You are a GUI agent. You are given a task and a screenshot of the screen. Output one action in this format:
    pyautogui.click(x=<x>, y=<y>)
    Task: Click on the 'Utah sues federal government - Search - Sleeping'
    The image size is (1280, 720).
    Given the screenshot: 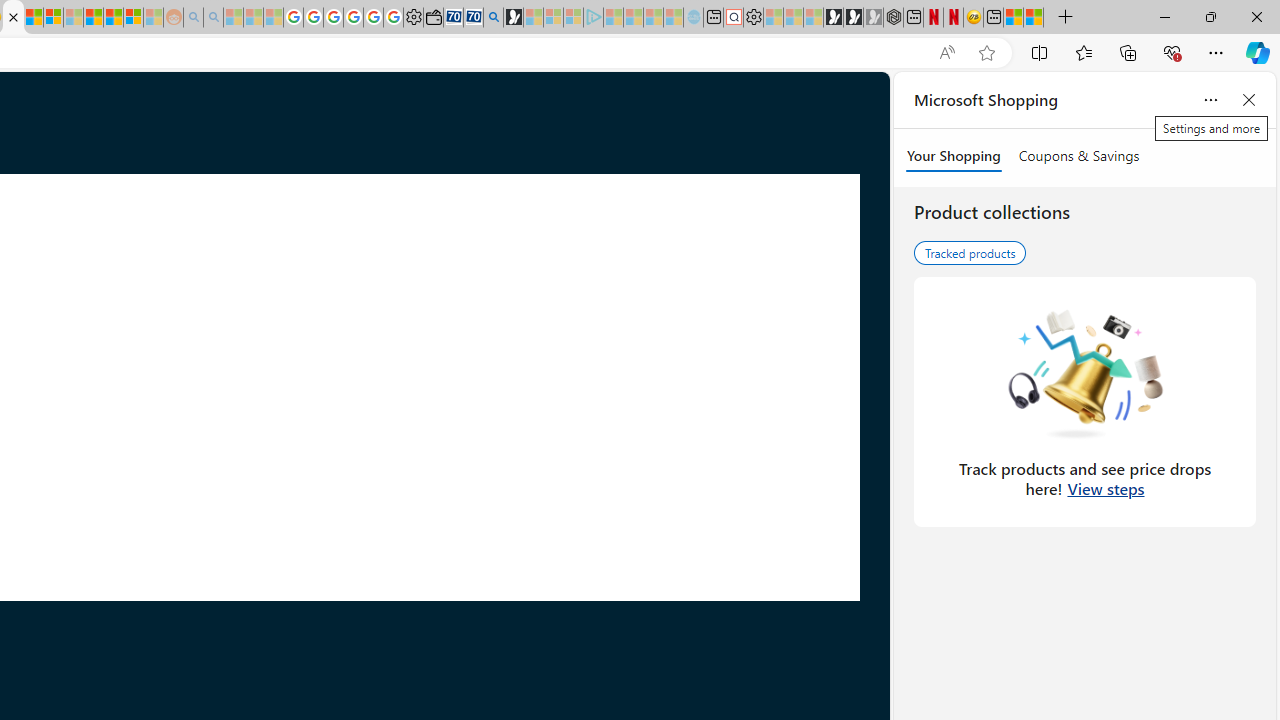 What is the action you would take?
    pyautogui.click(x=213, y=17)
    